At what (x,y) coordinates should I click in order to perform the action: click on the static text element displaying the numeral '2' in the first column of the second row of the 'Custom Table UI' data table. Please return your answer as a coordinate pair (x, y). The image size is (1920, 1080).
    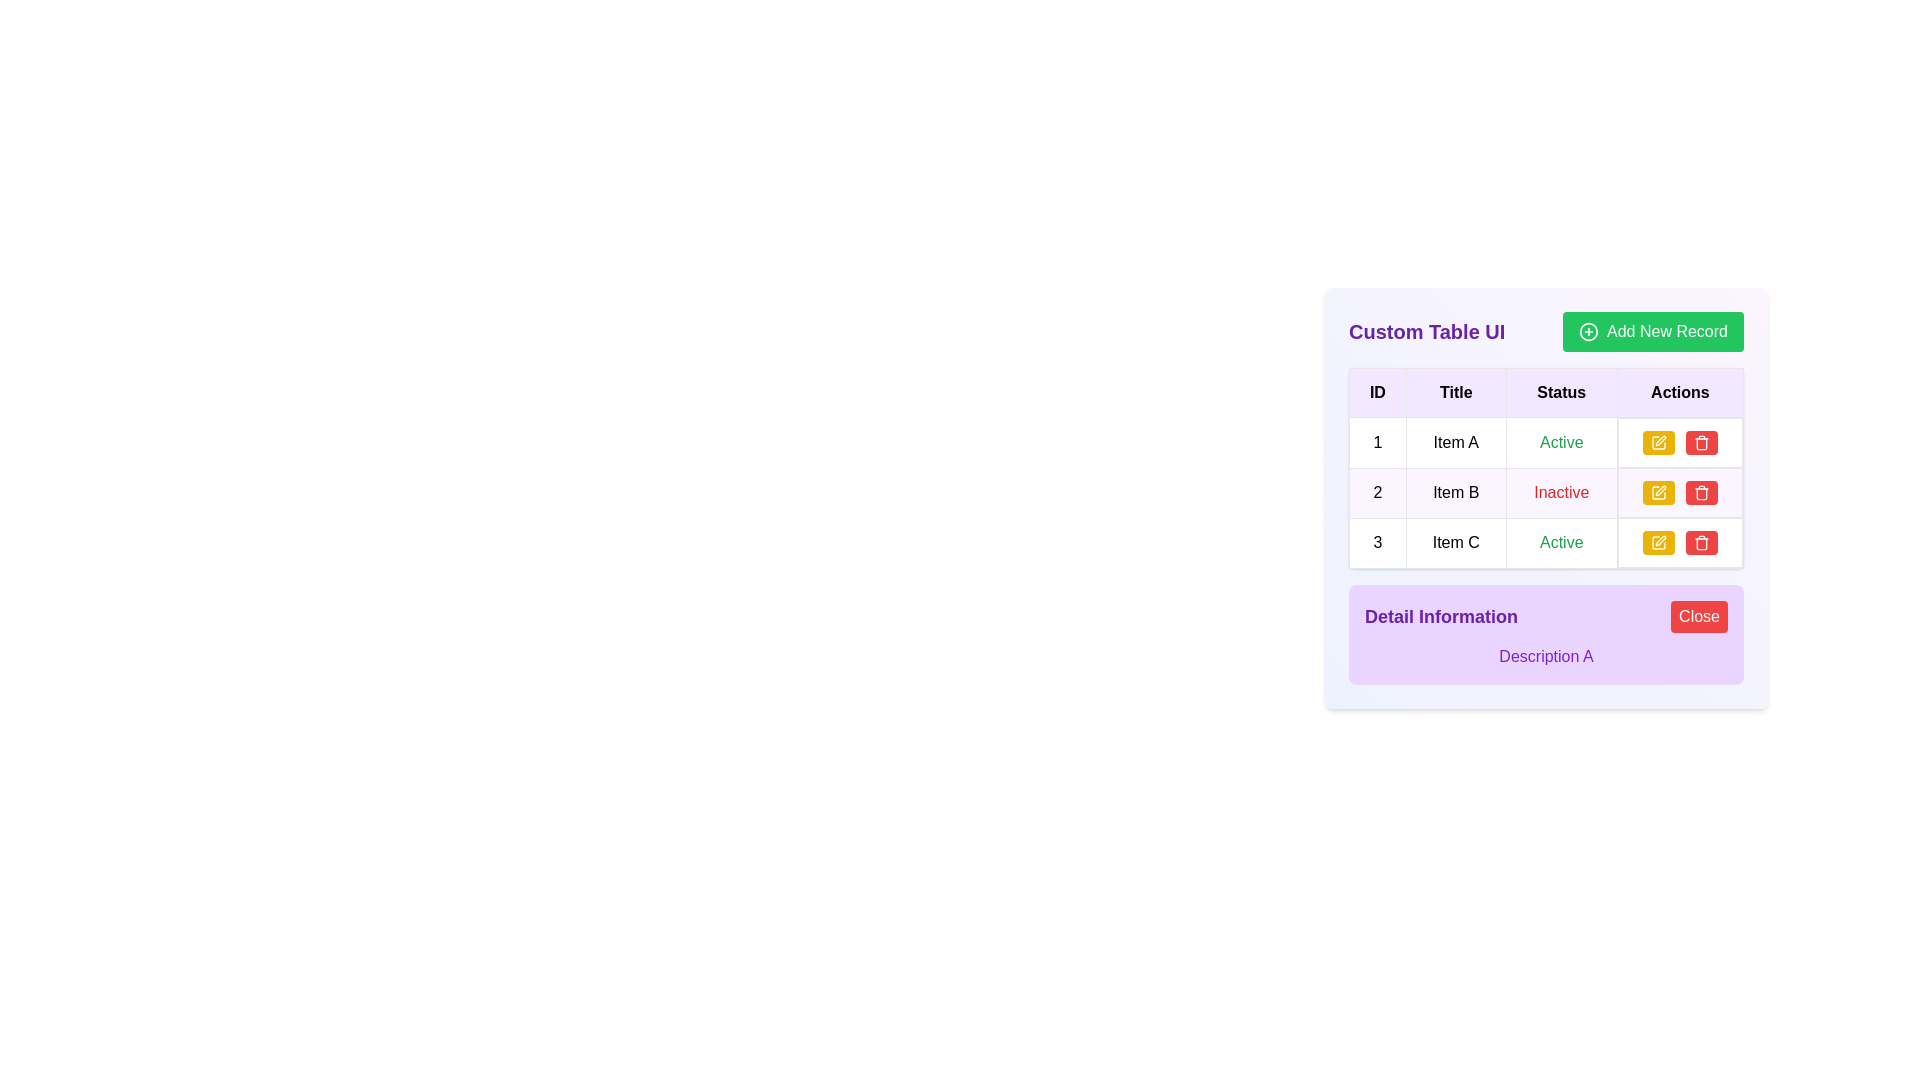
    Looking at the image, I should click on (1376, 493).